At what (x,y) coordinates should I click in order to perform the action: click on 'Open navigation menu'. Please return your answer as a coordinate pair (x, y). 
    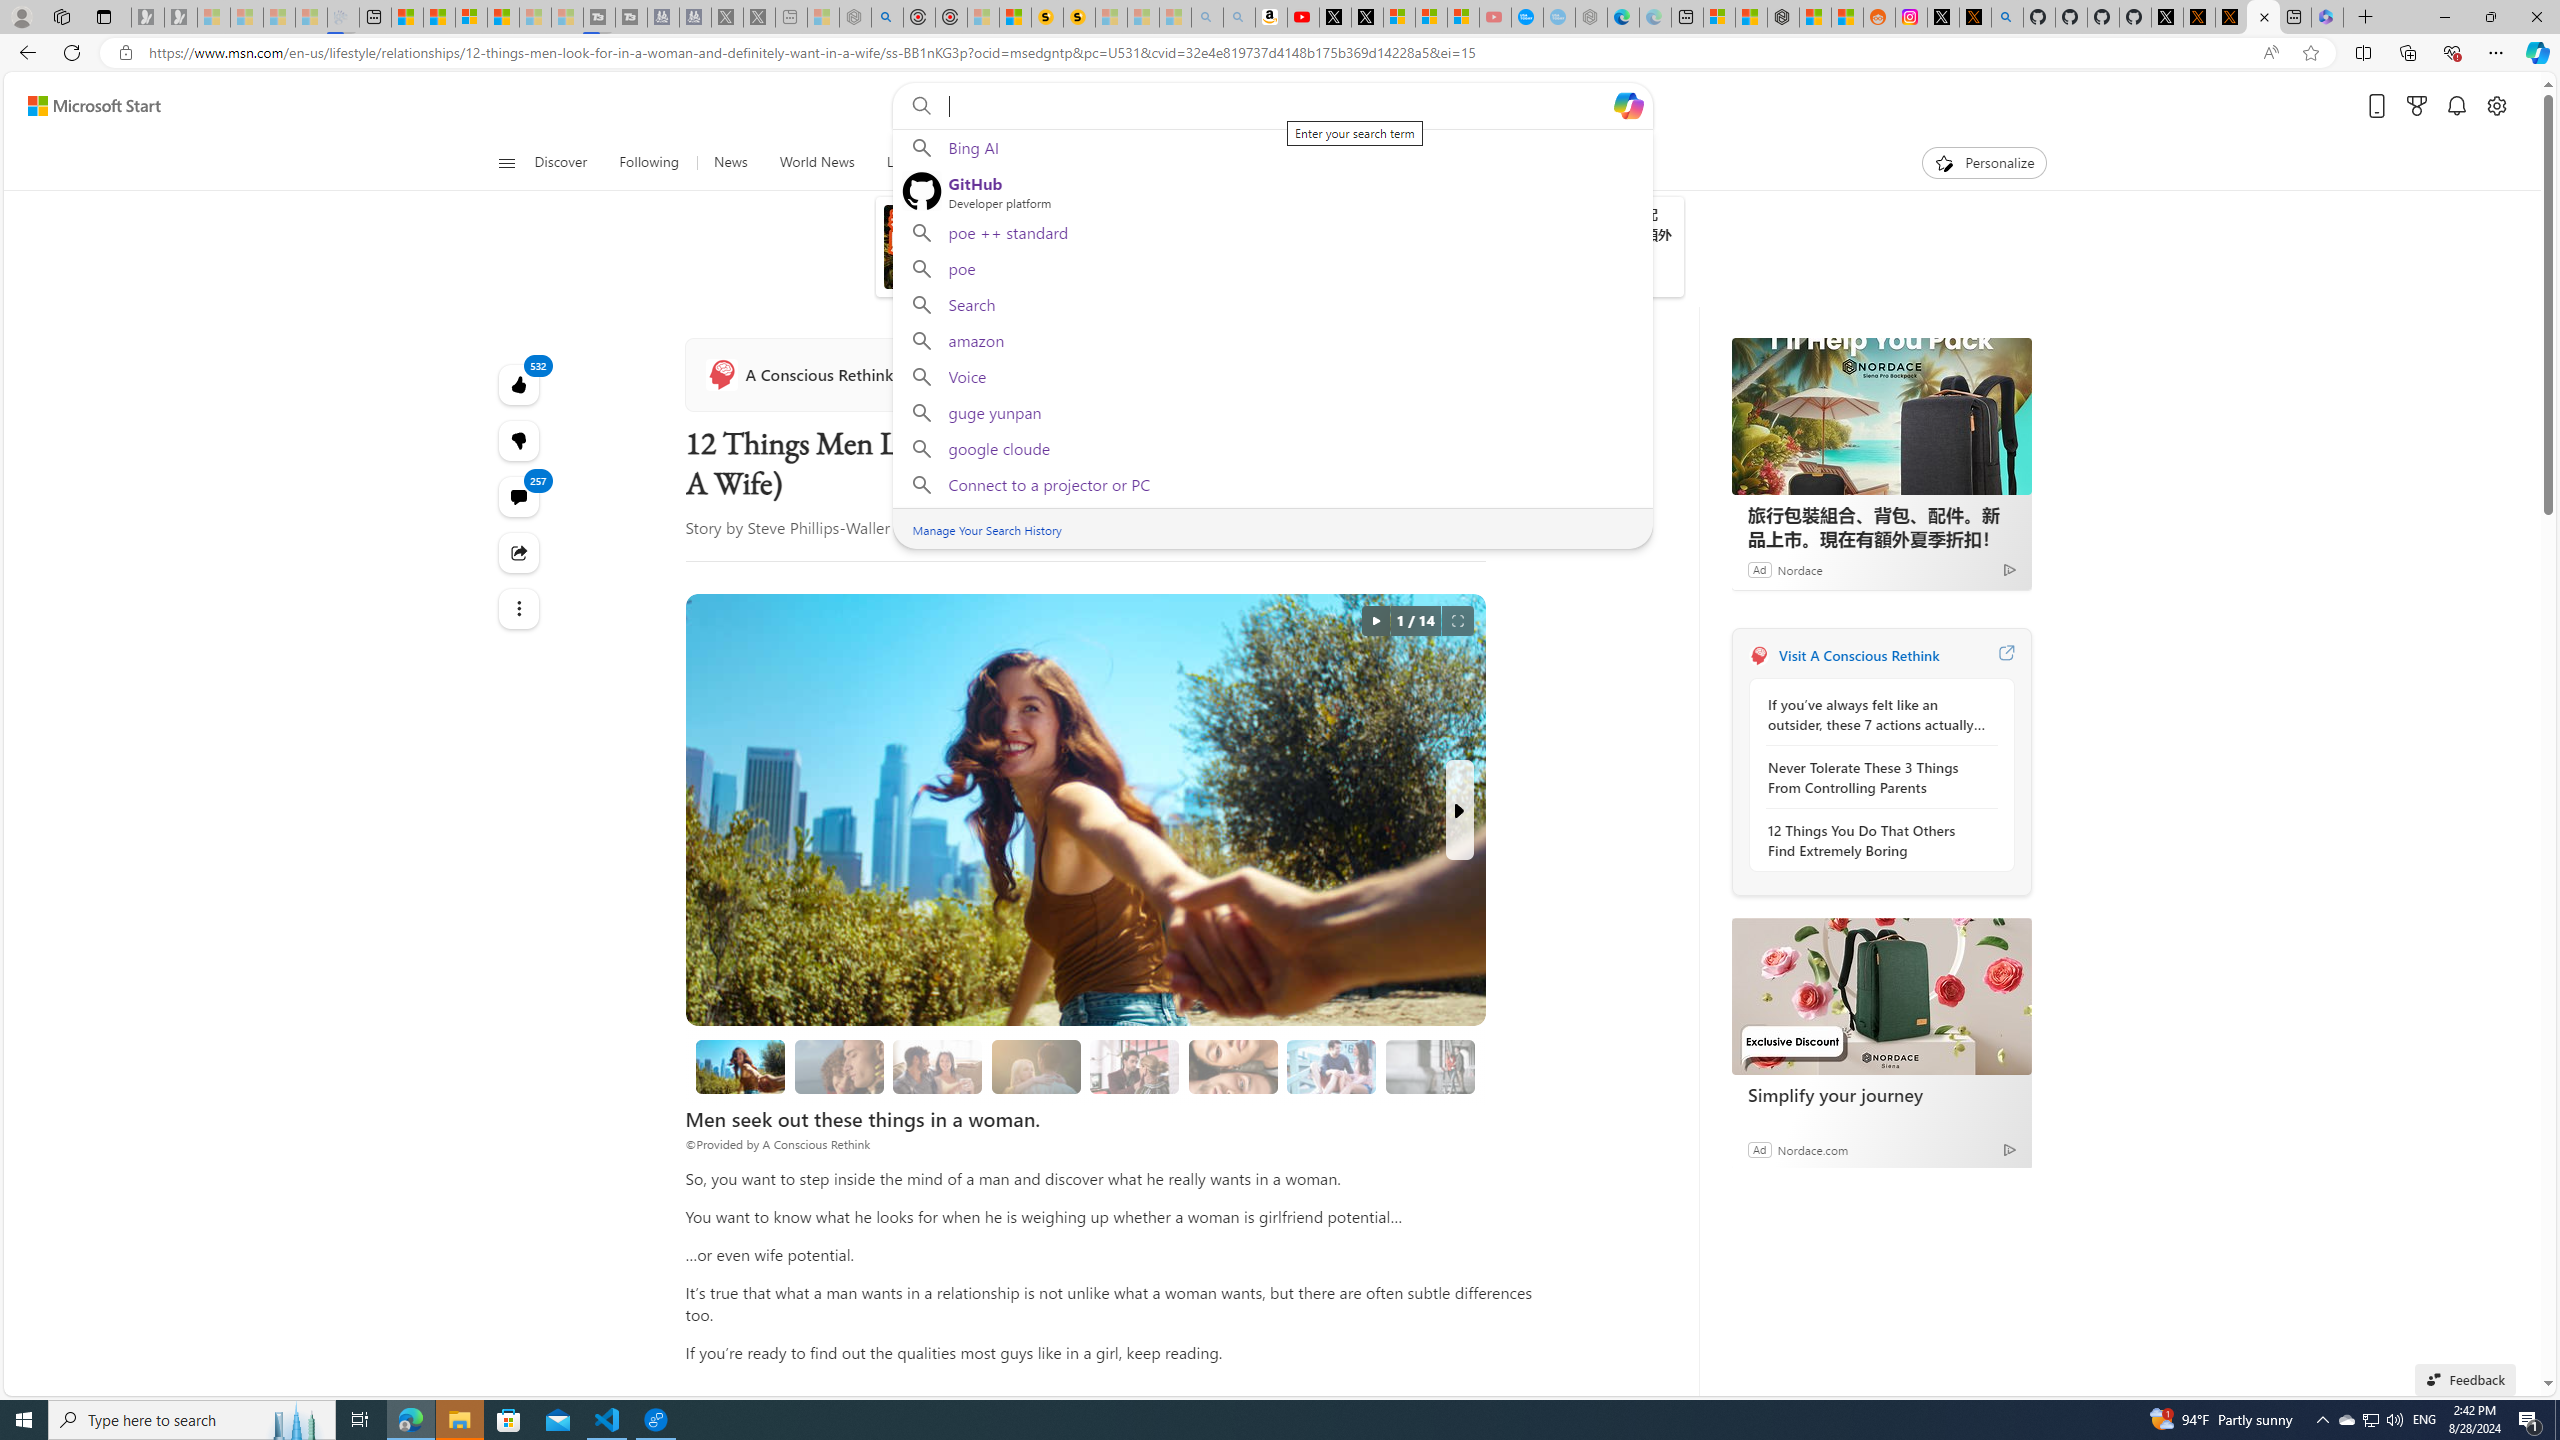
    Looking at the image, I should click on (505, 161).